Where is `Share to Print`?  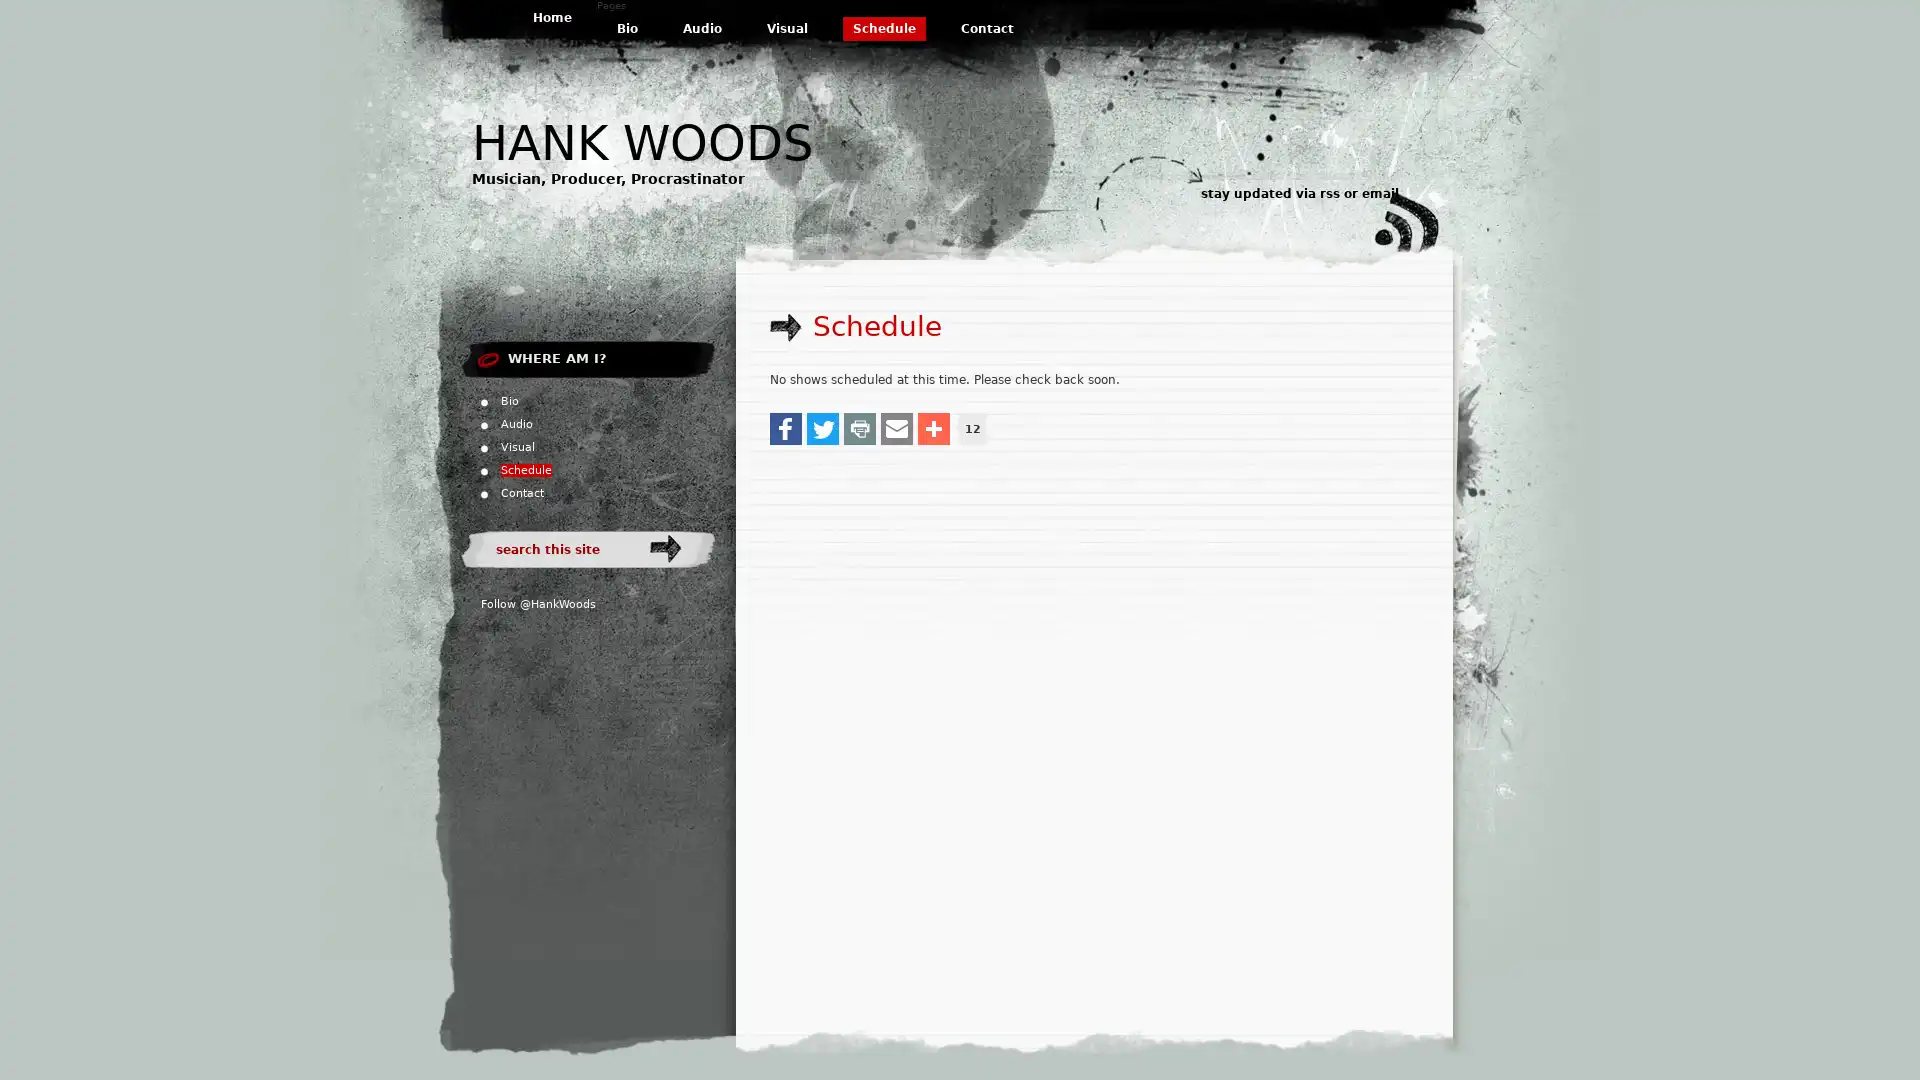
Share to Print is located at coordinates (859, 427).